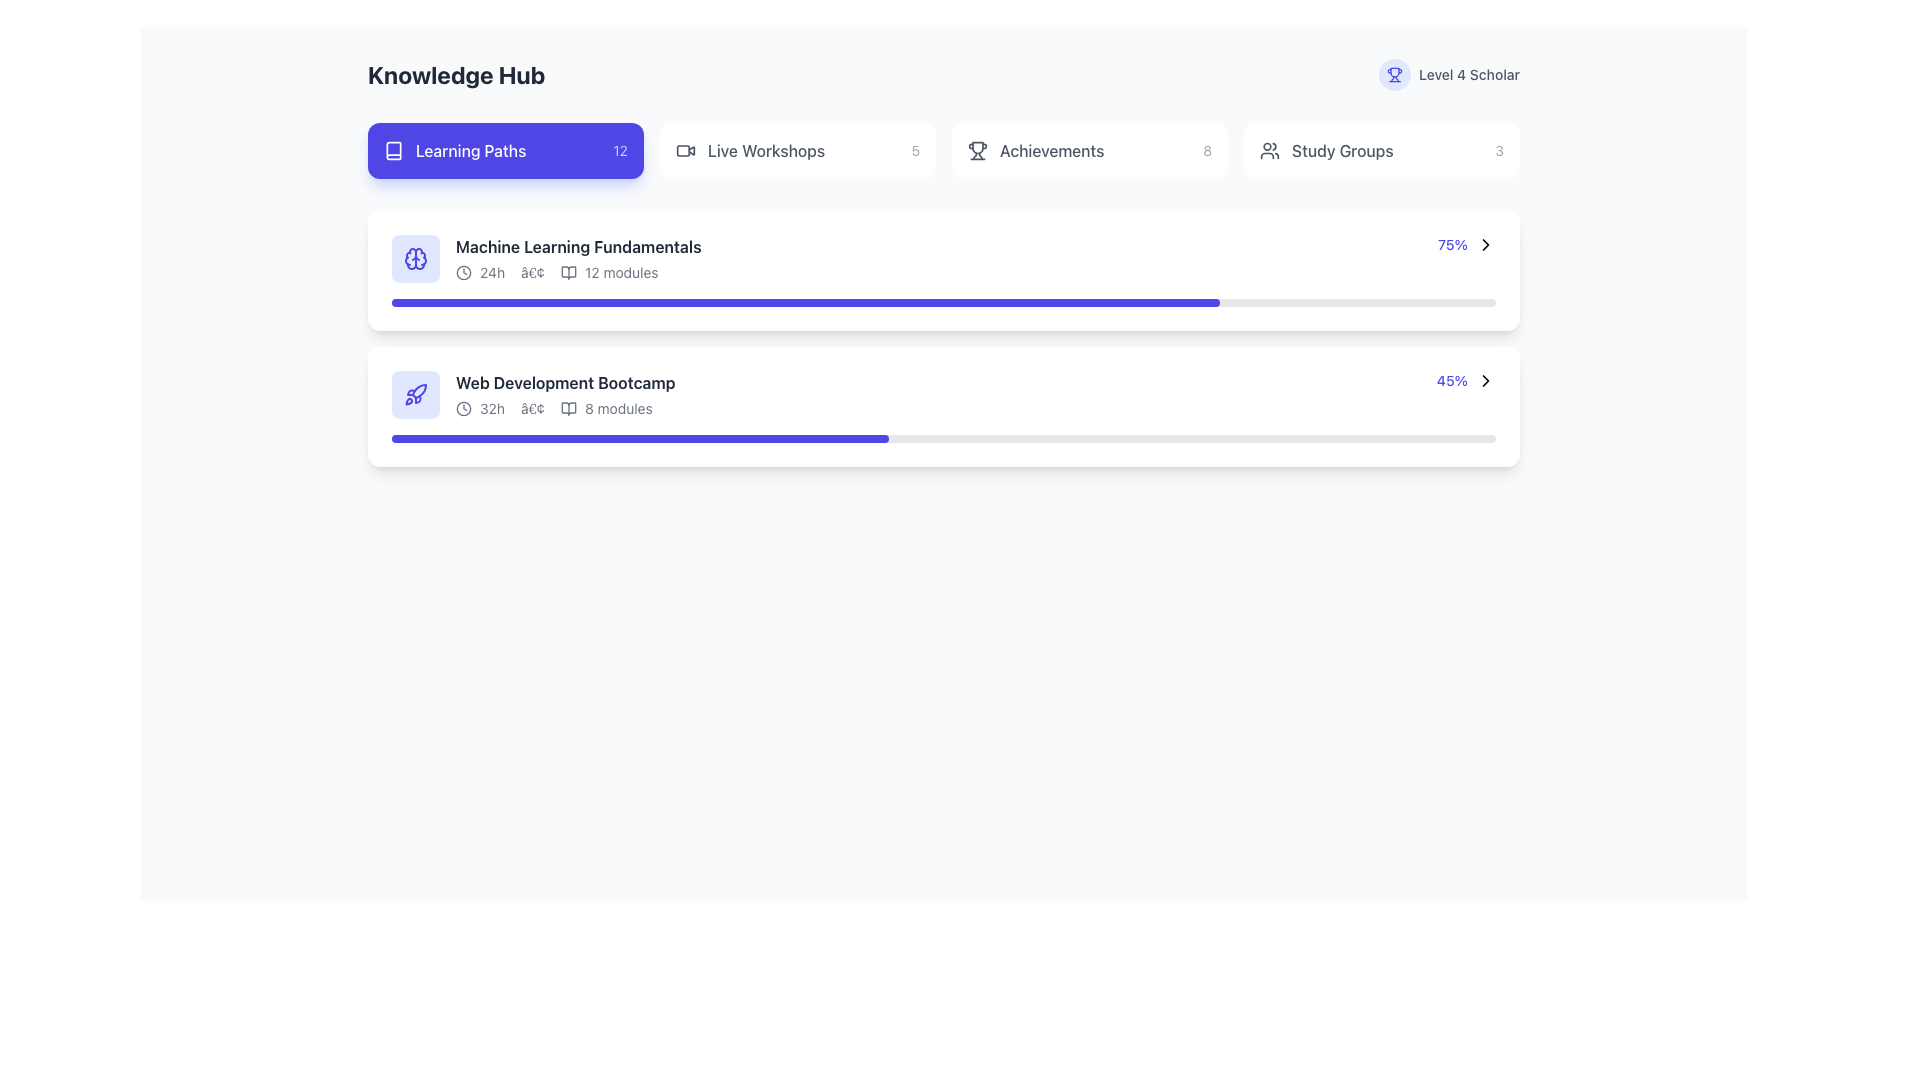 This screenshot has width=1920, height=1080. Describe the element at coordinates (470, 149) in the screenshot. I see `the 'Learning Paths' static text label in the first navigation tab of the knowledge hub` at that location.